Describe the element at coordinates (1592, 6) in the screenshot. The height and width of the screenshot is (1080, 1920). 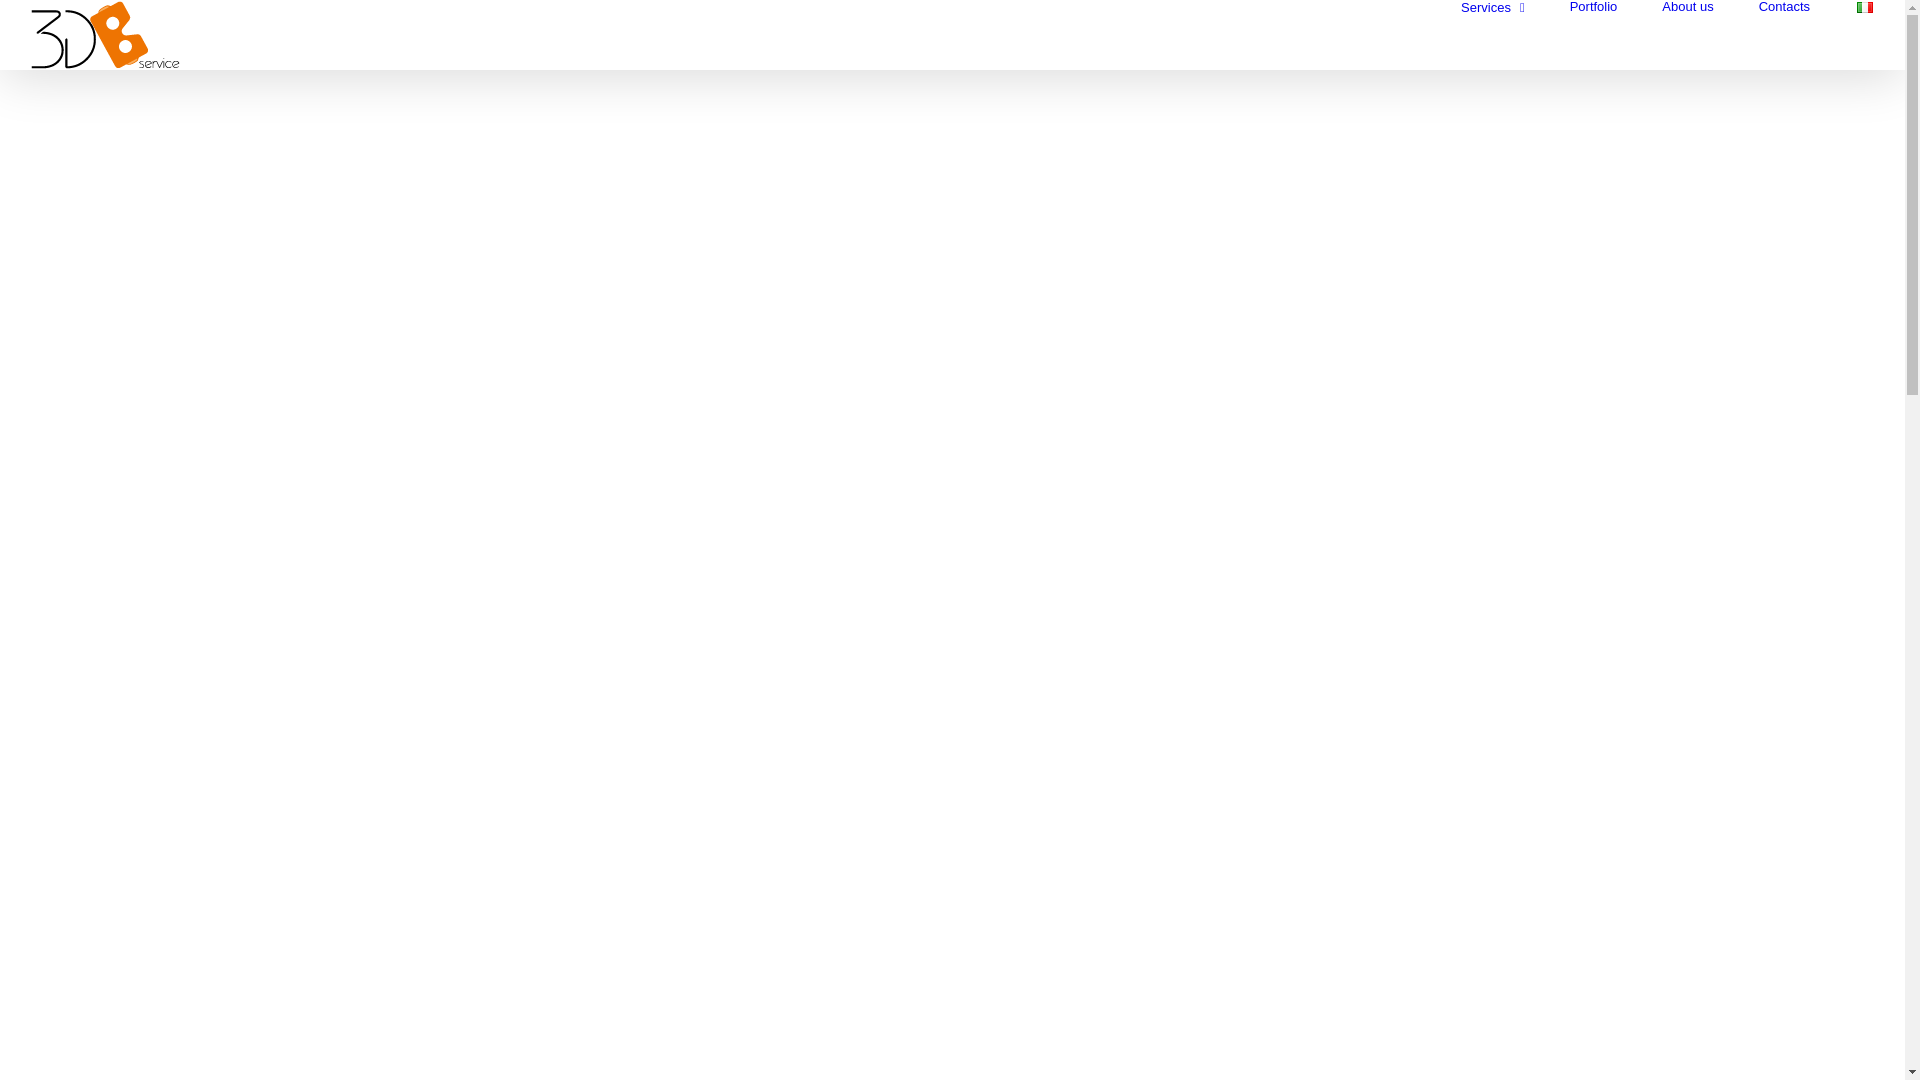
I see `'Portfolio'` at that location.